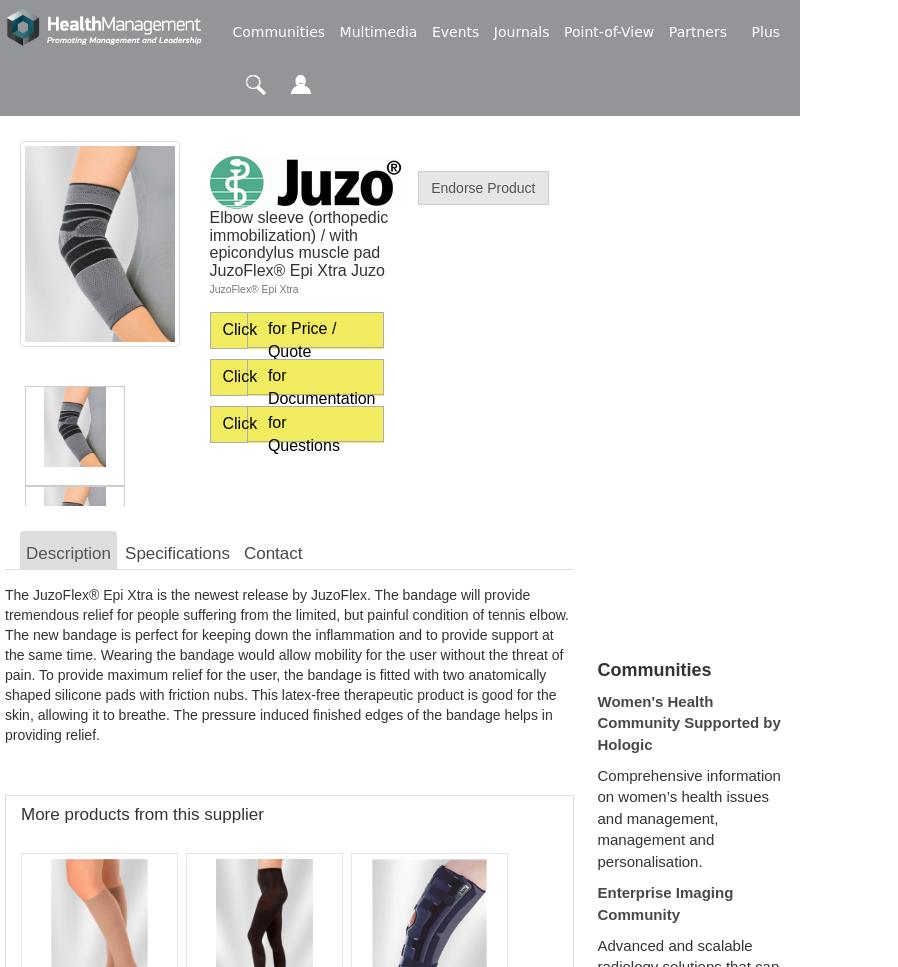 This screenshot has width=898, height=967. What do you see at coordinates (697, 32) in the screenshot?
I see `'Partners'` at bounding box center [697, 32].